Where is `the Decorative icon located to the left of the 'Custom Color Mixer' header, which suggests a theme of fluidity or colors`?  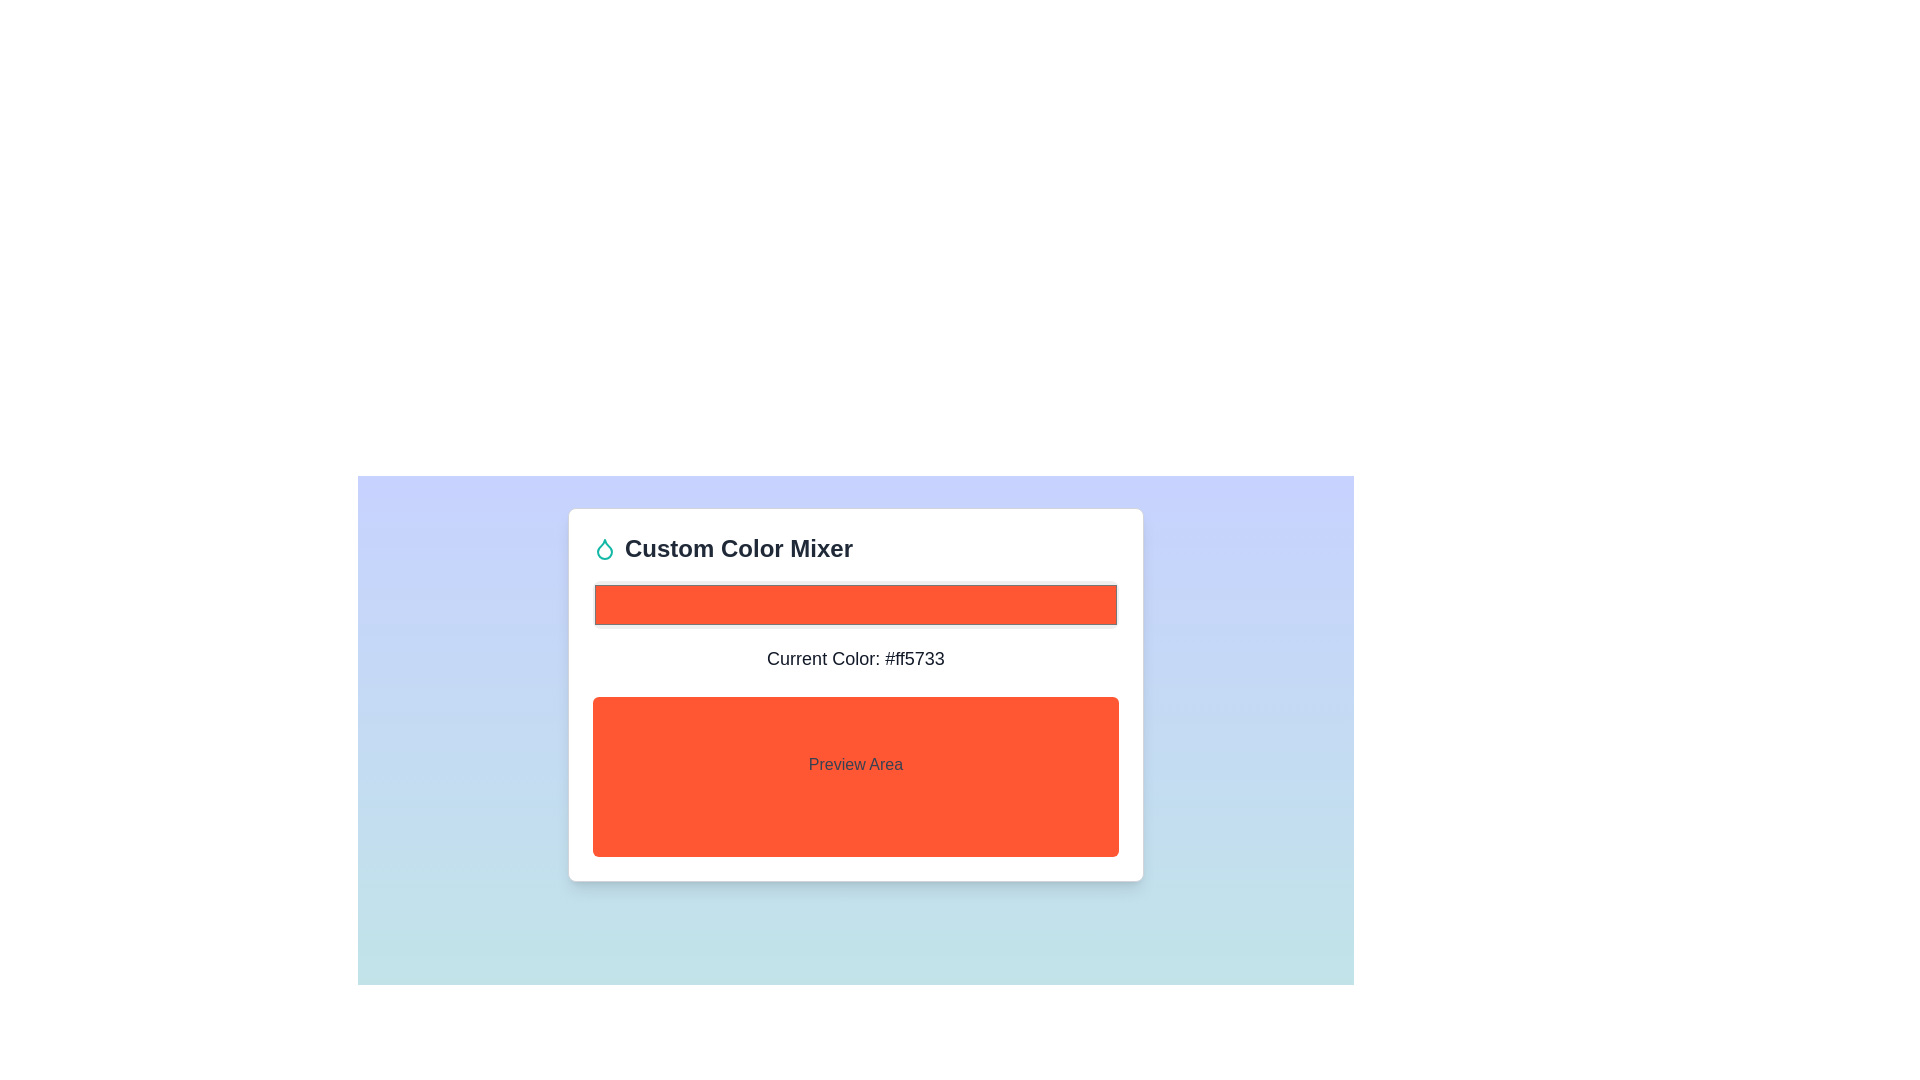
the Decorative icon located to the left of the 'Custom Color Mixer' header, which suggests a theme of fluidity or colors is located at coordinates (603, 548).